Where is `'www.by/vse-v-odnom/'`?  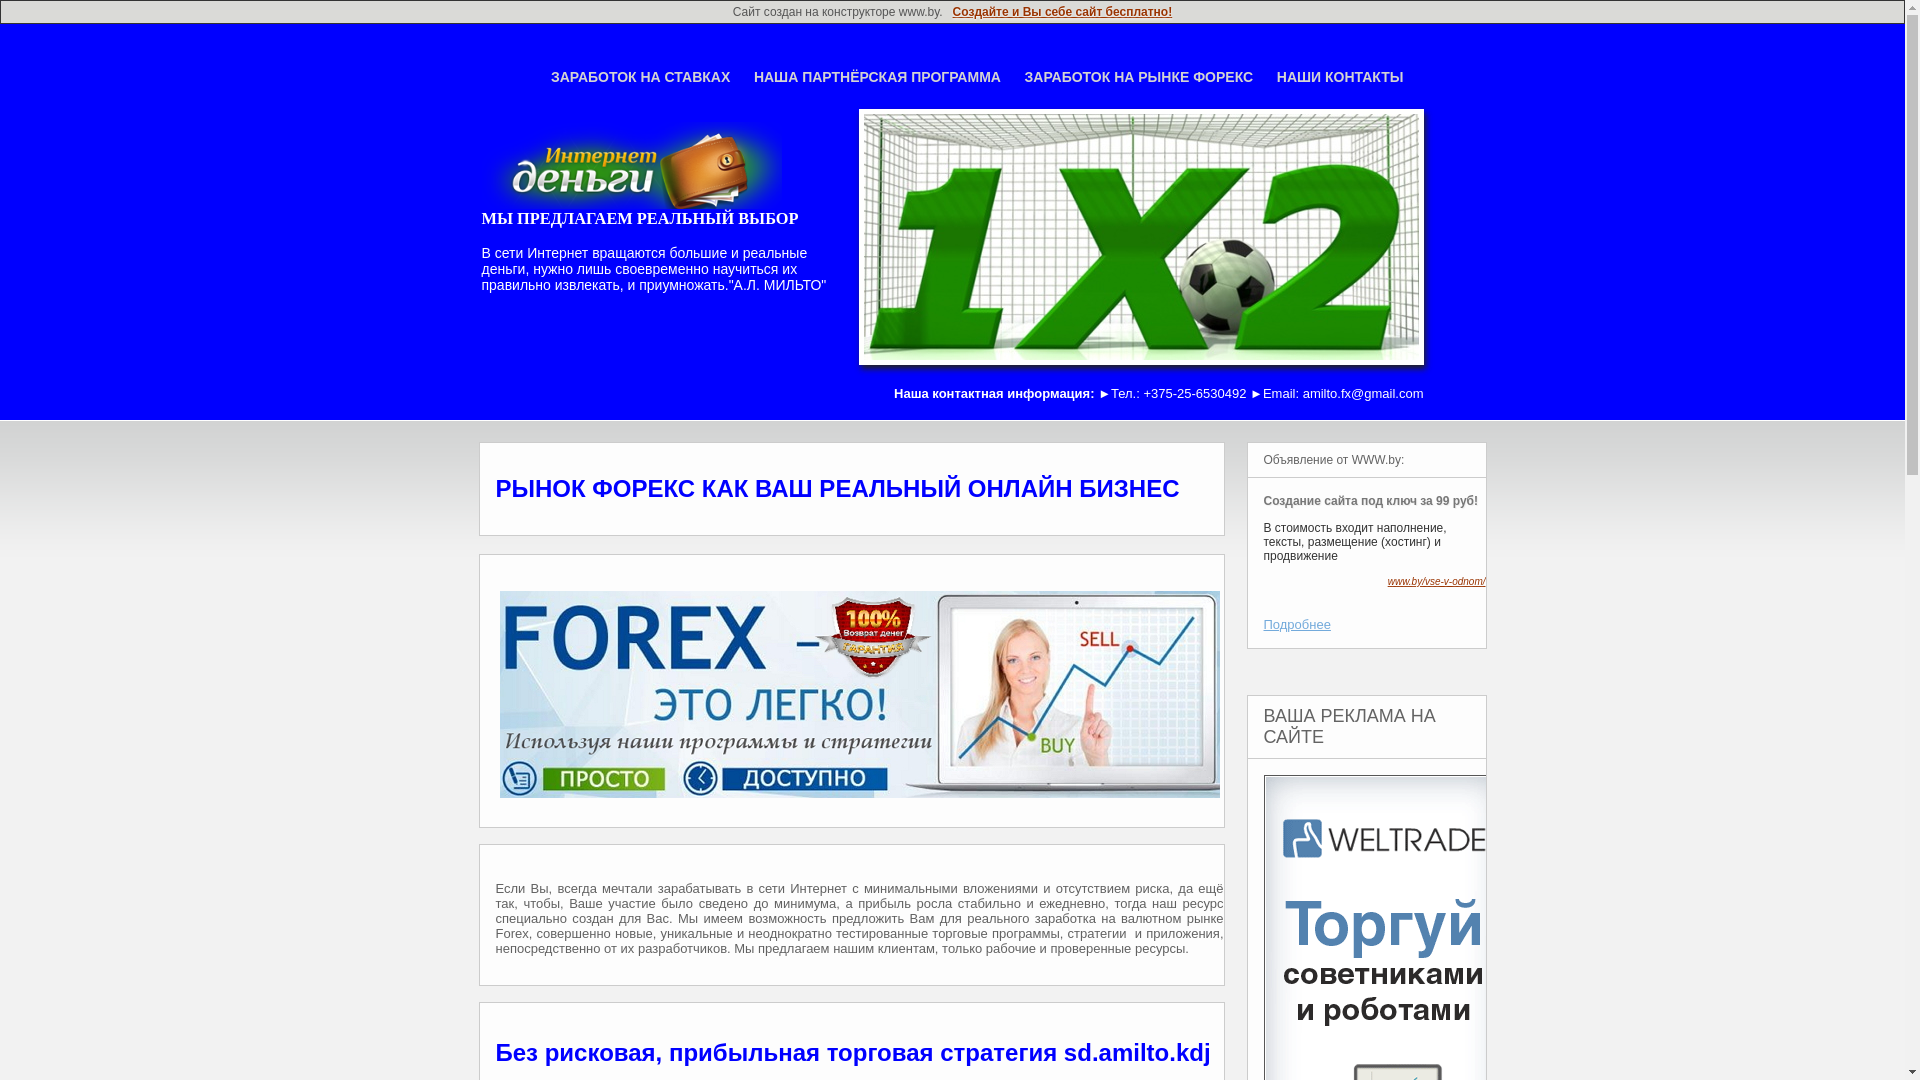 'www.by/vse-v-odnom/' is located at coordinates (1435, 581).